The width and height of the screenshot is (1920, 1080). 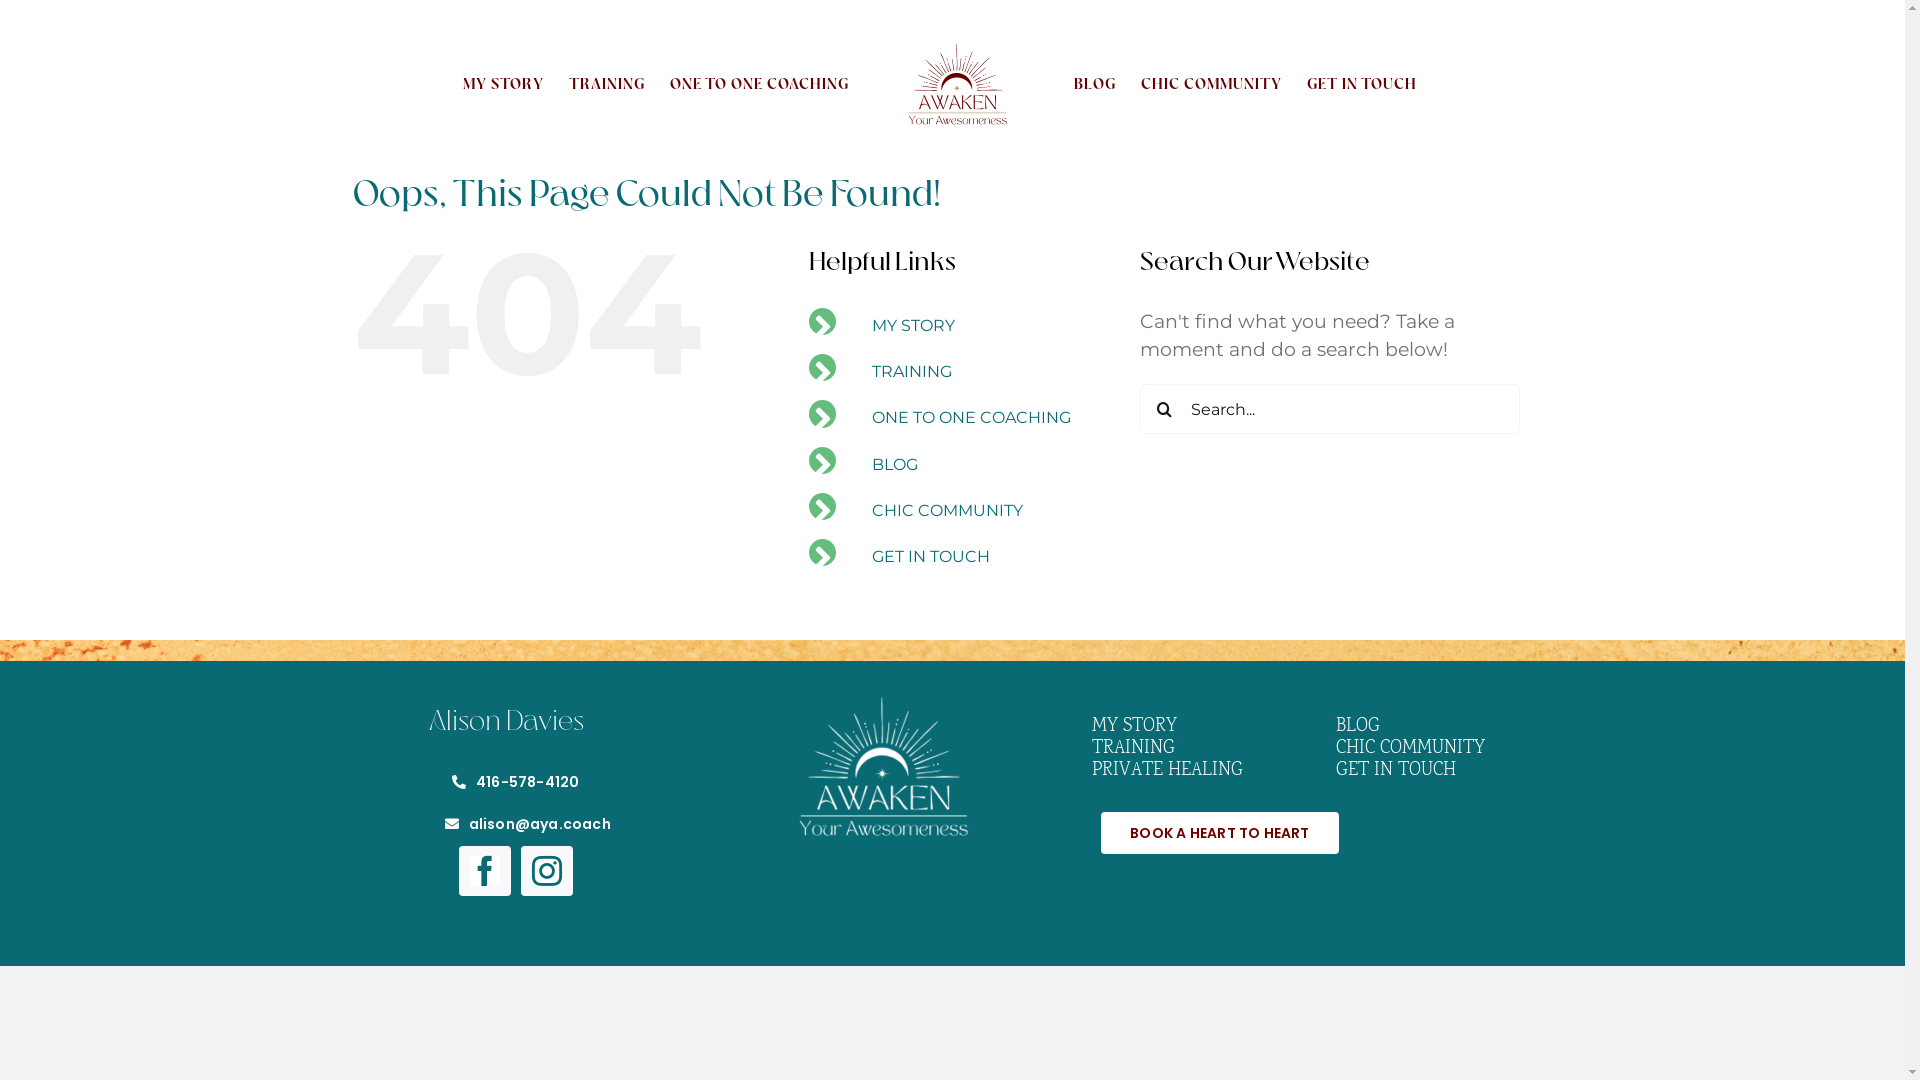 I want to click on 'TRAINING', so click(x=911, y=371).